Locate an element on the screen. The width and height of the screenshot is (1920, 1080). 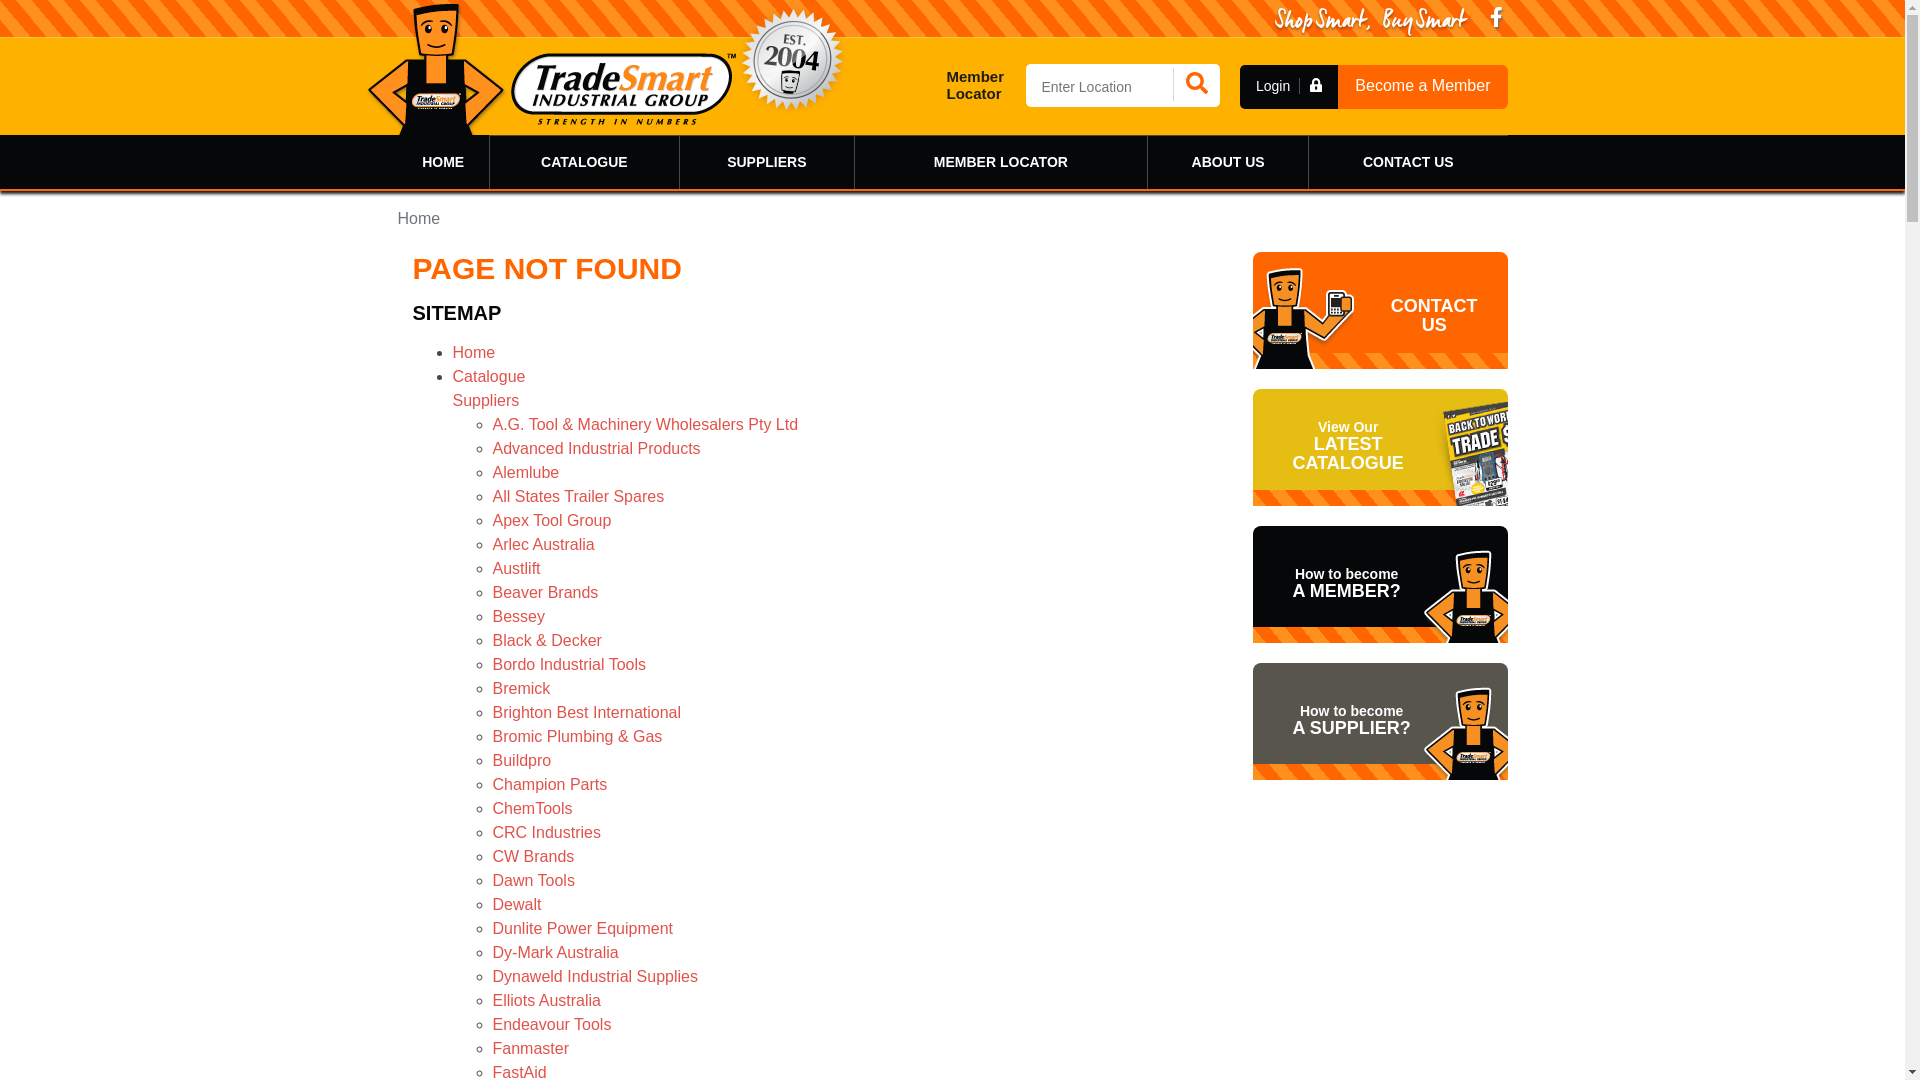
'Become a Member' is located at coordinates (1421, 84).